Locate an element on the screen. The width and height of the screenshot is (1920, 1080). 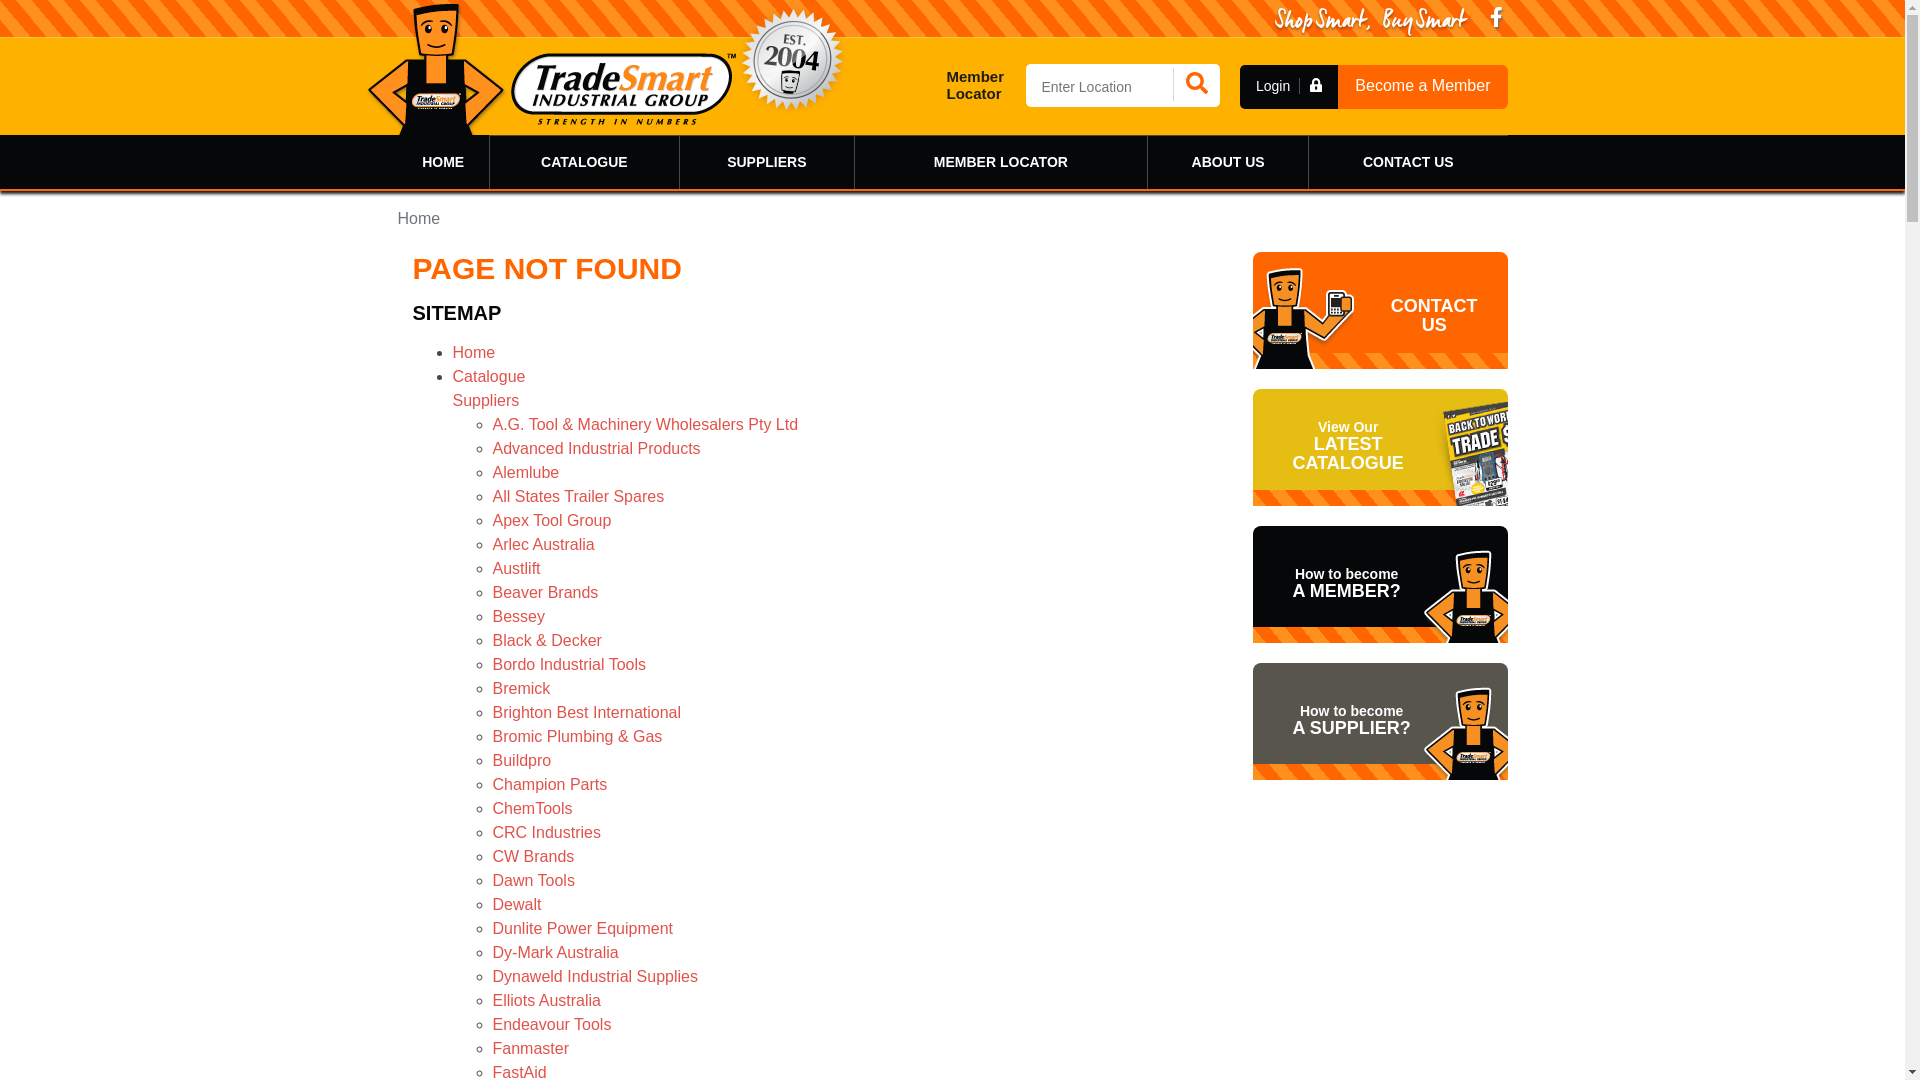
'Become a Member' is located at coordinates (1421, 84).